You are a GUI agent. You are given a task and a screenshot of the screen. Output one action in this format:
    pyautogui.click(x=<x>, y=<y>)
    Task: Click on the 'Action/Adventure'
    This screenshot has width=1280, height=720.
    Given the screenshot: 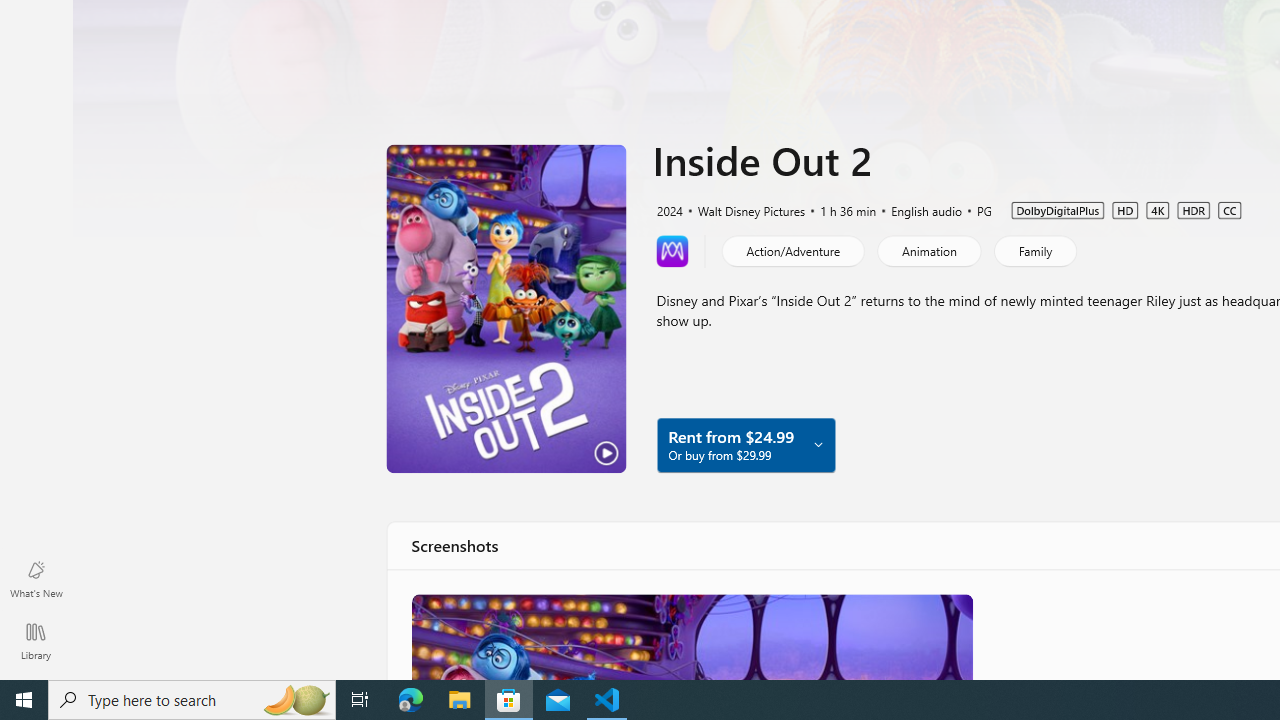 What is the action you would take?
    pyautogui.click(x=791, y=249)
    